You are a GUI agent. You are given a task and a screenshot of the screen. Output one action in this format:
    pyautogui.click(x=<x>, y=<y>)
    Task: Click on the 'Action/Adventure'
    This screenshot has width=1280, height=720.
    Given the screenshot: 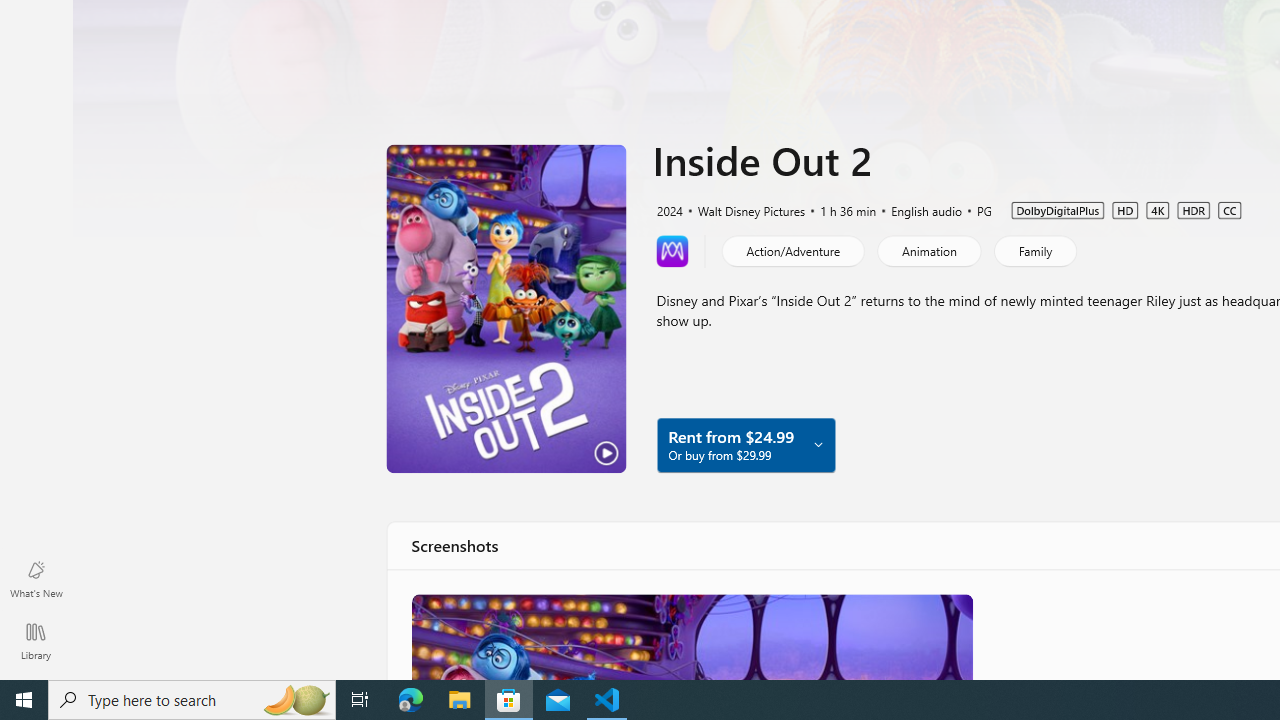 What is the action you would take?
    pyautogui.click(x=791, y=249)
    